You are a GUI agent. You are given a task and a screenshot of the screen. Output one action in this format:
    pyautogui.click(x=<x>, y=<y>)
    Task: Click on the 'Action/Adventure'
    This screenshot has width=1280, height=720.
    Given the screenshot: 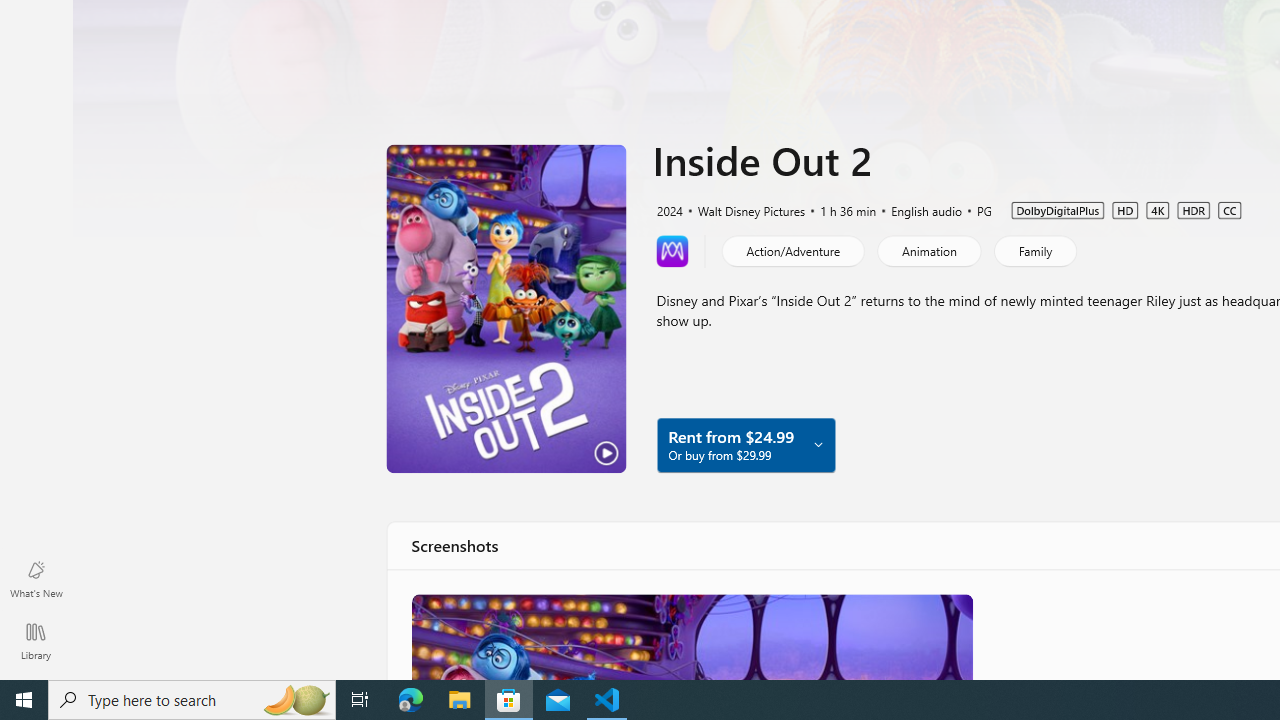 What is the action you would take?
    pyautogui.click(x=791, y=249)
    